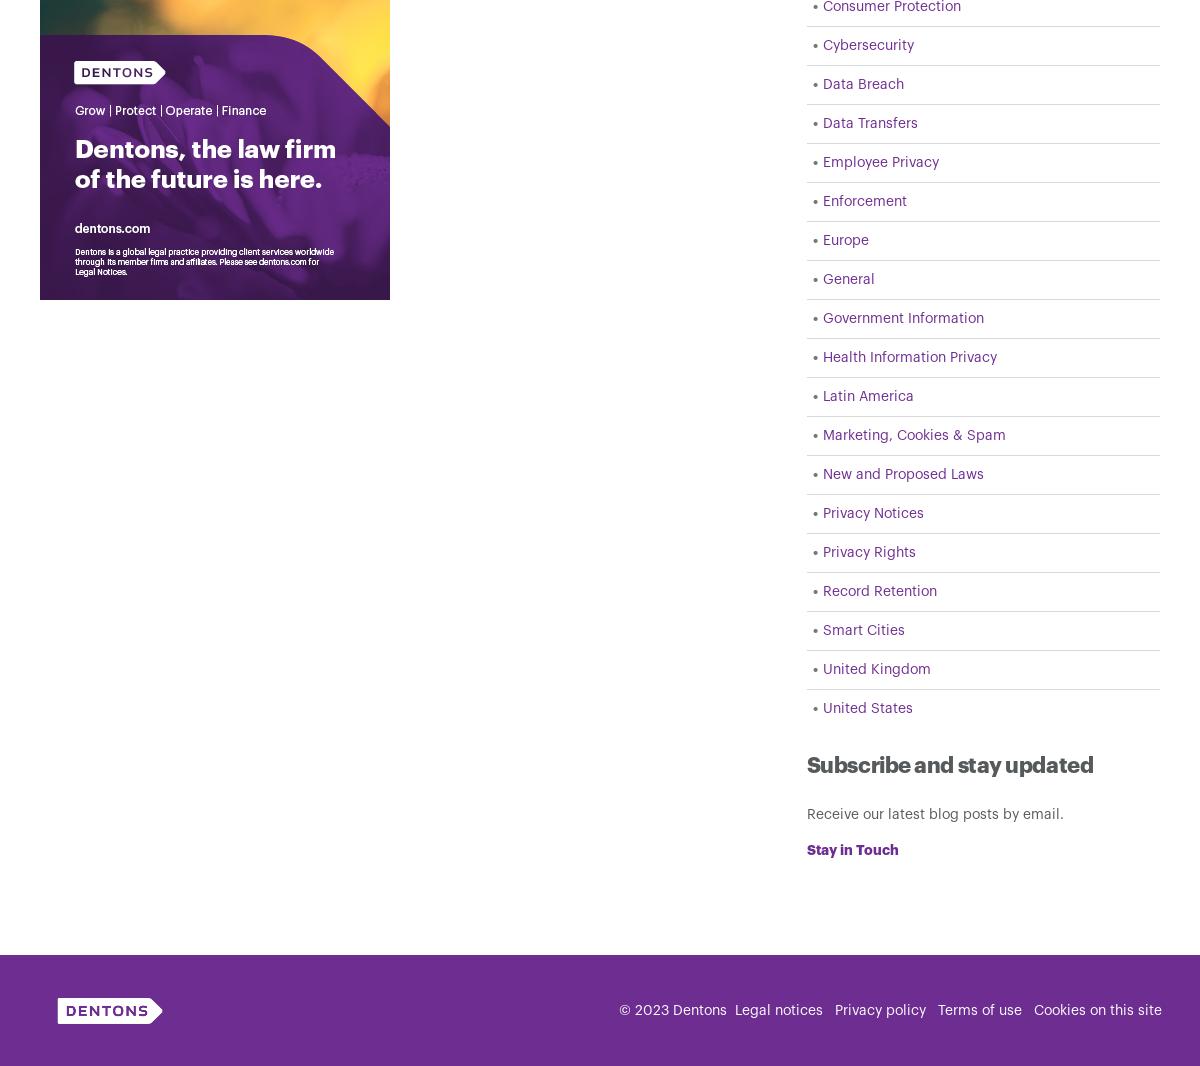 This screenshot has width=1200, height=1066. I want to click on 'Subscribe and stay updated', so click(805, 765).